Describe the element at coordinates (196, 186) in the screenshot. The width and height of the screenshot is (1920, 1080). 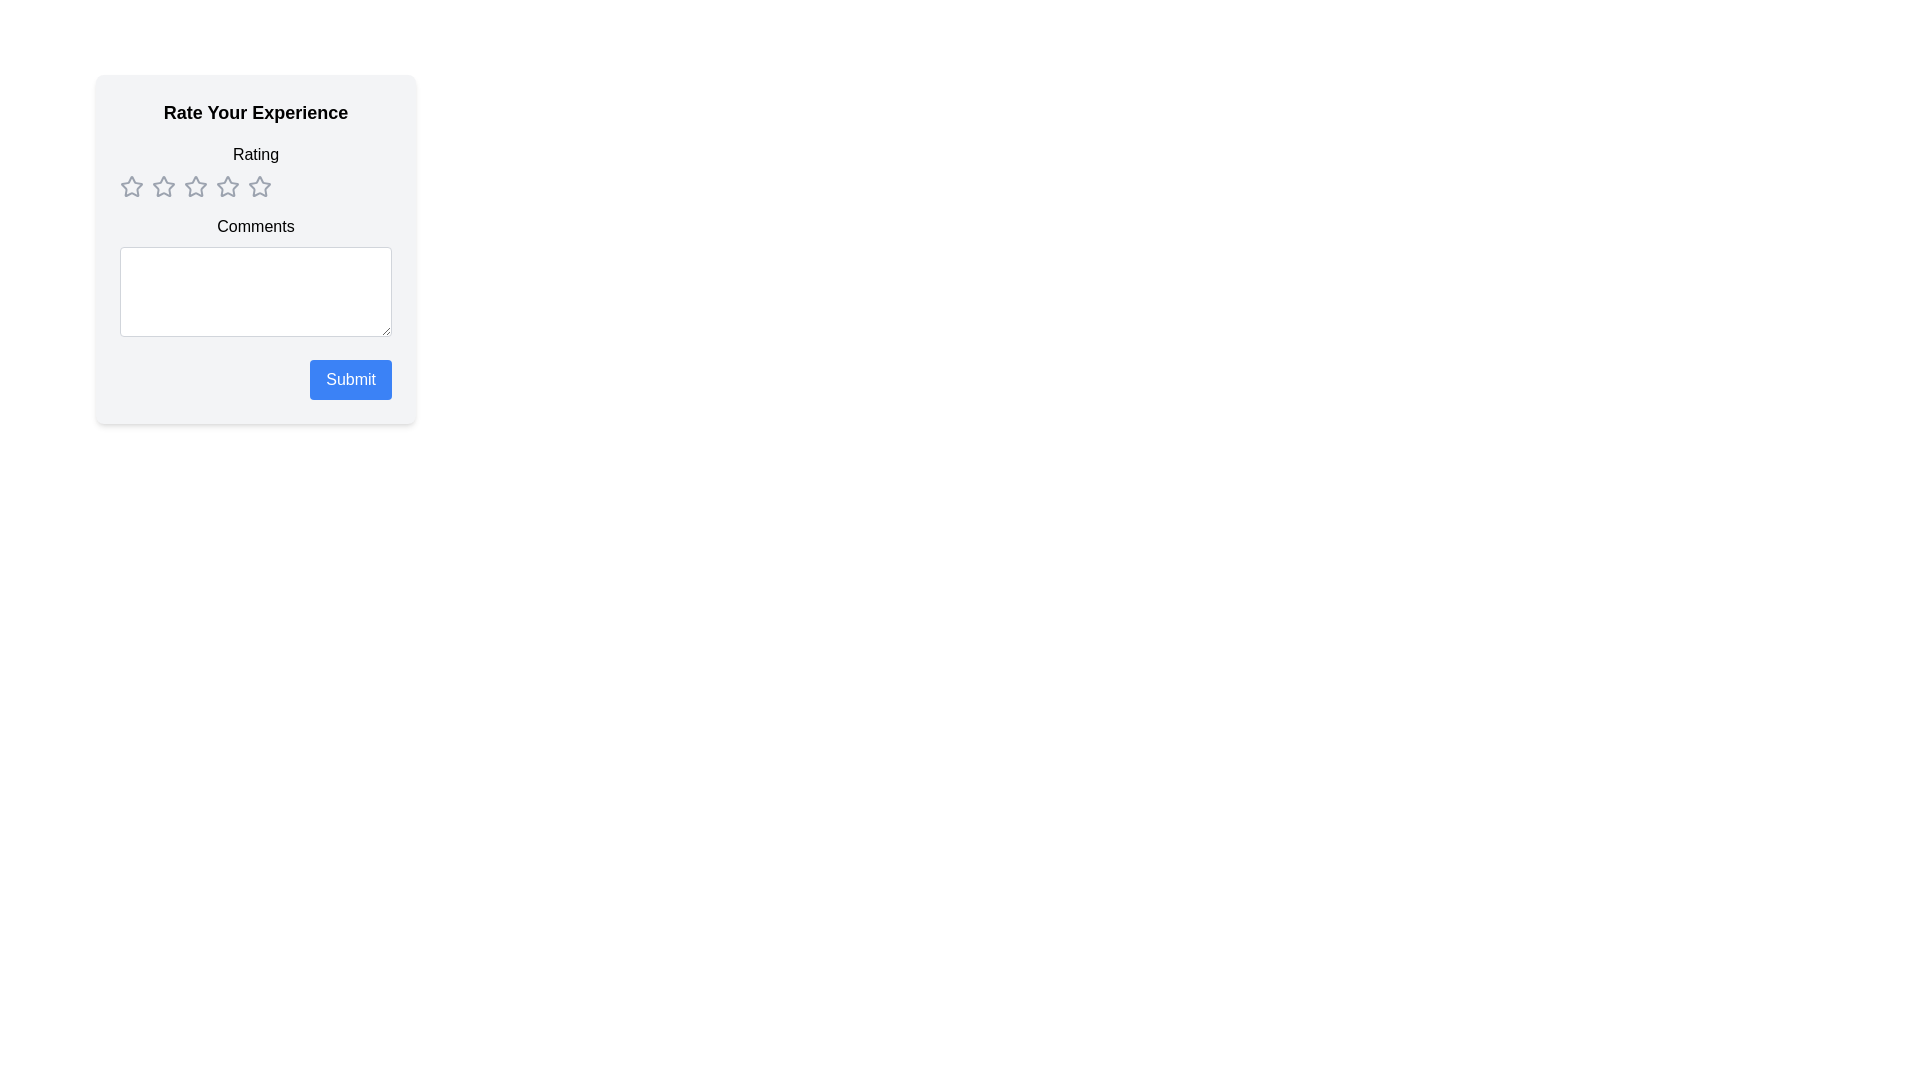
I see `the fourth star icon in the rating selection system` at that location.